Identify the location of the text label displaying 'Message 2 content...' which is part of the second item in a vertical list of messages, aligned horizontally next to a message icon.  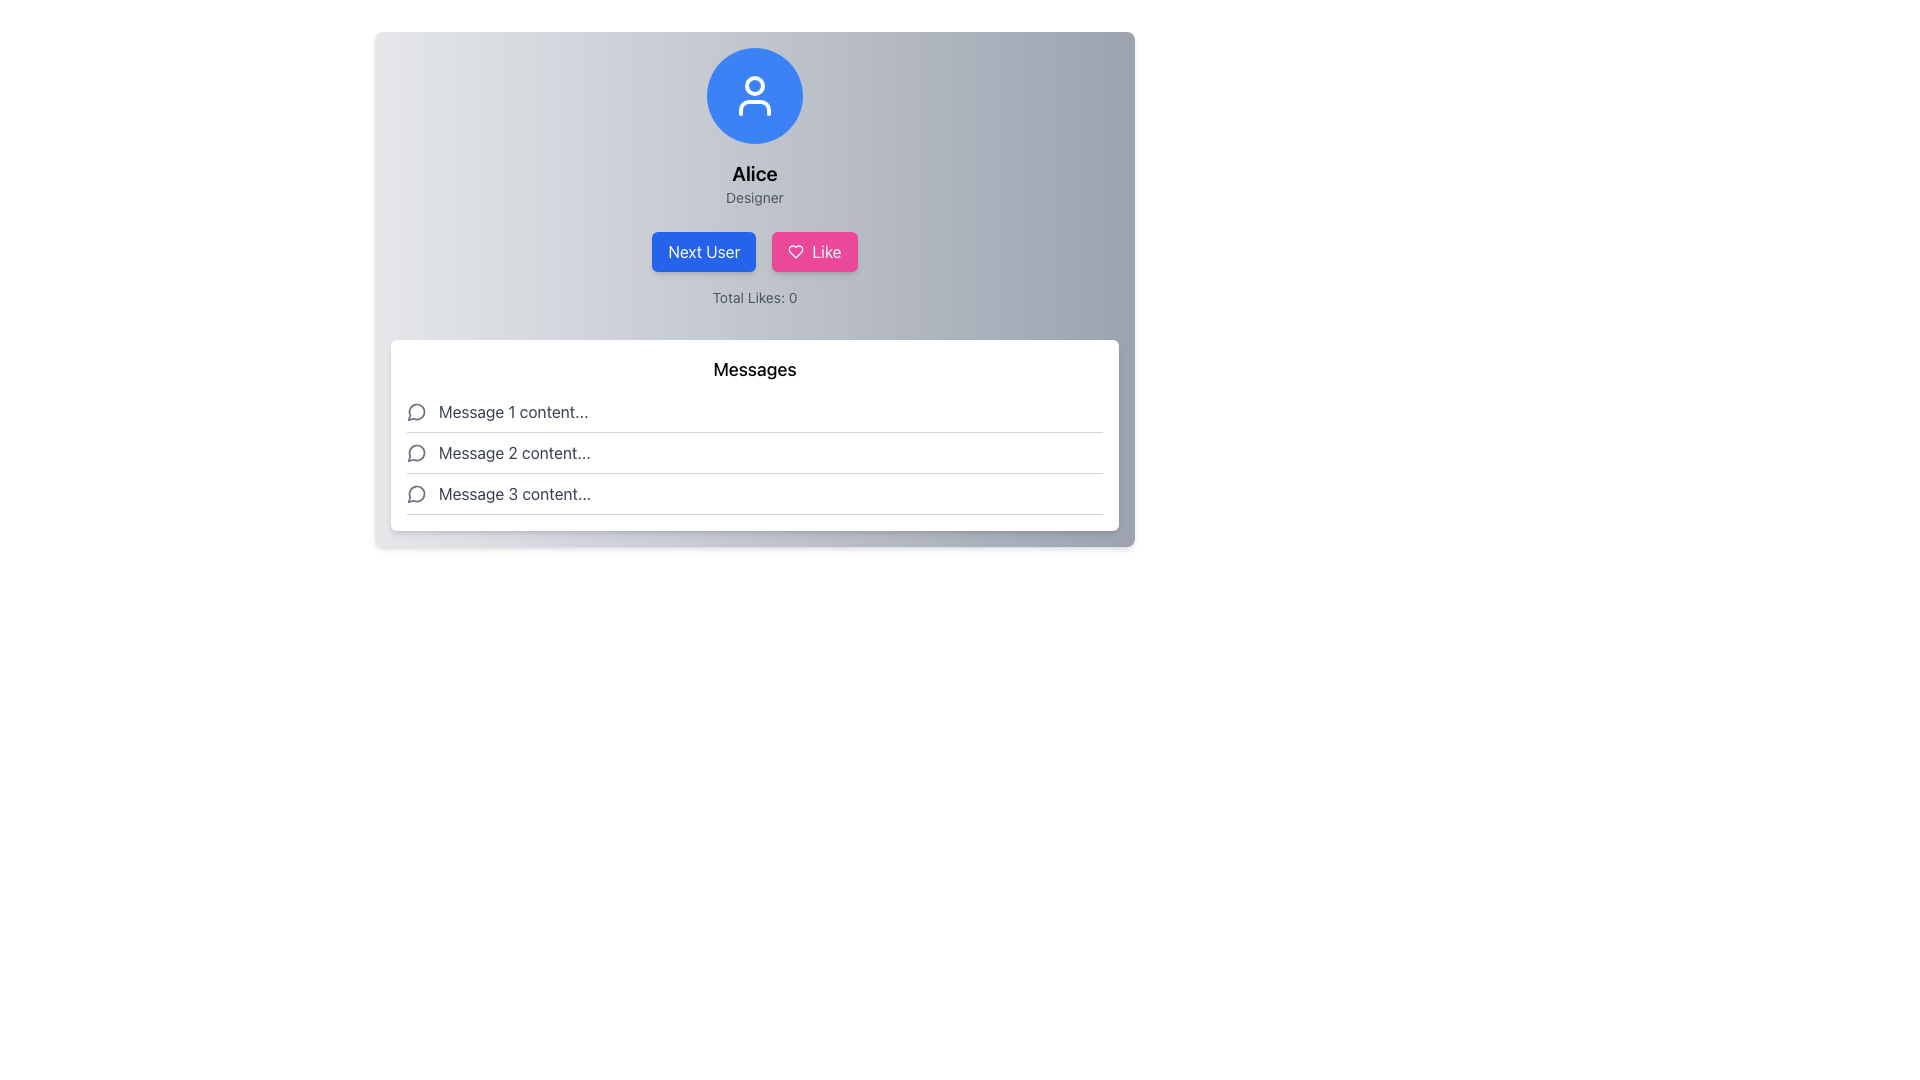
(514, 452).